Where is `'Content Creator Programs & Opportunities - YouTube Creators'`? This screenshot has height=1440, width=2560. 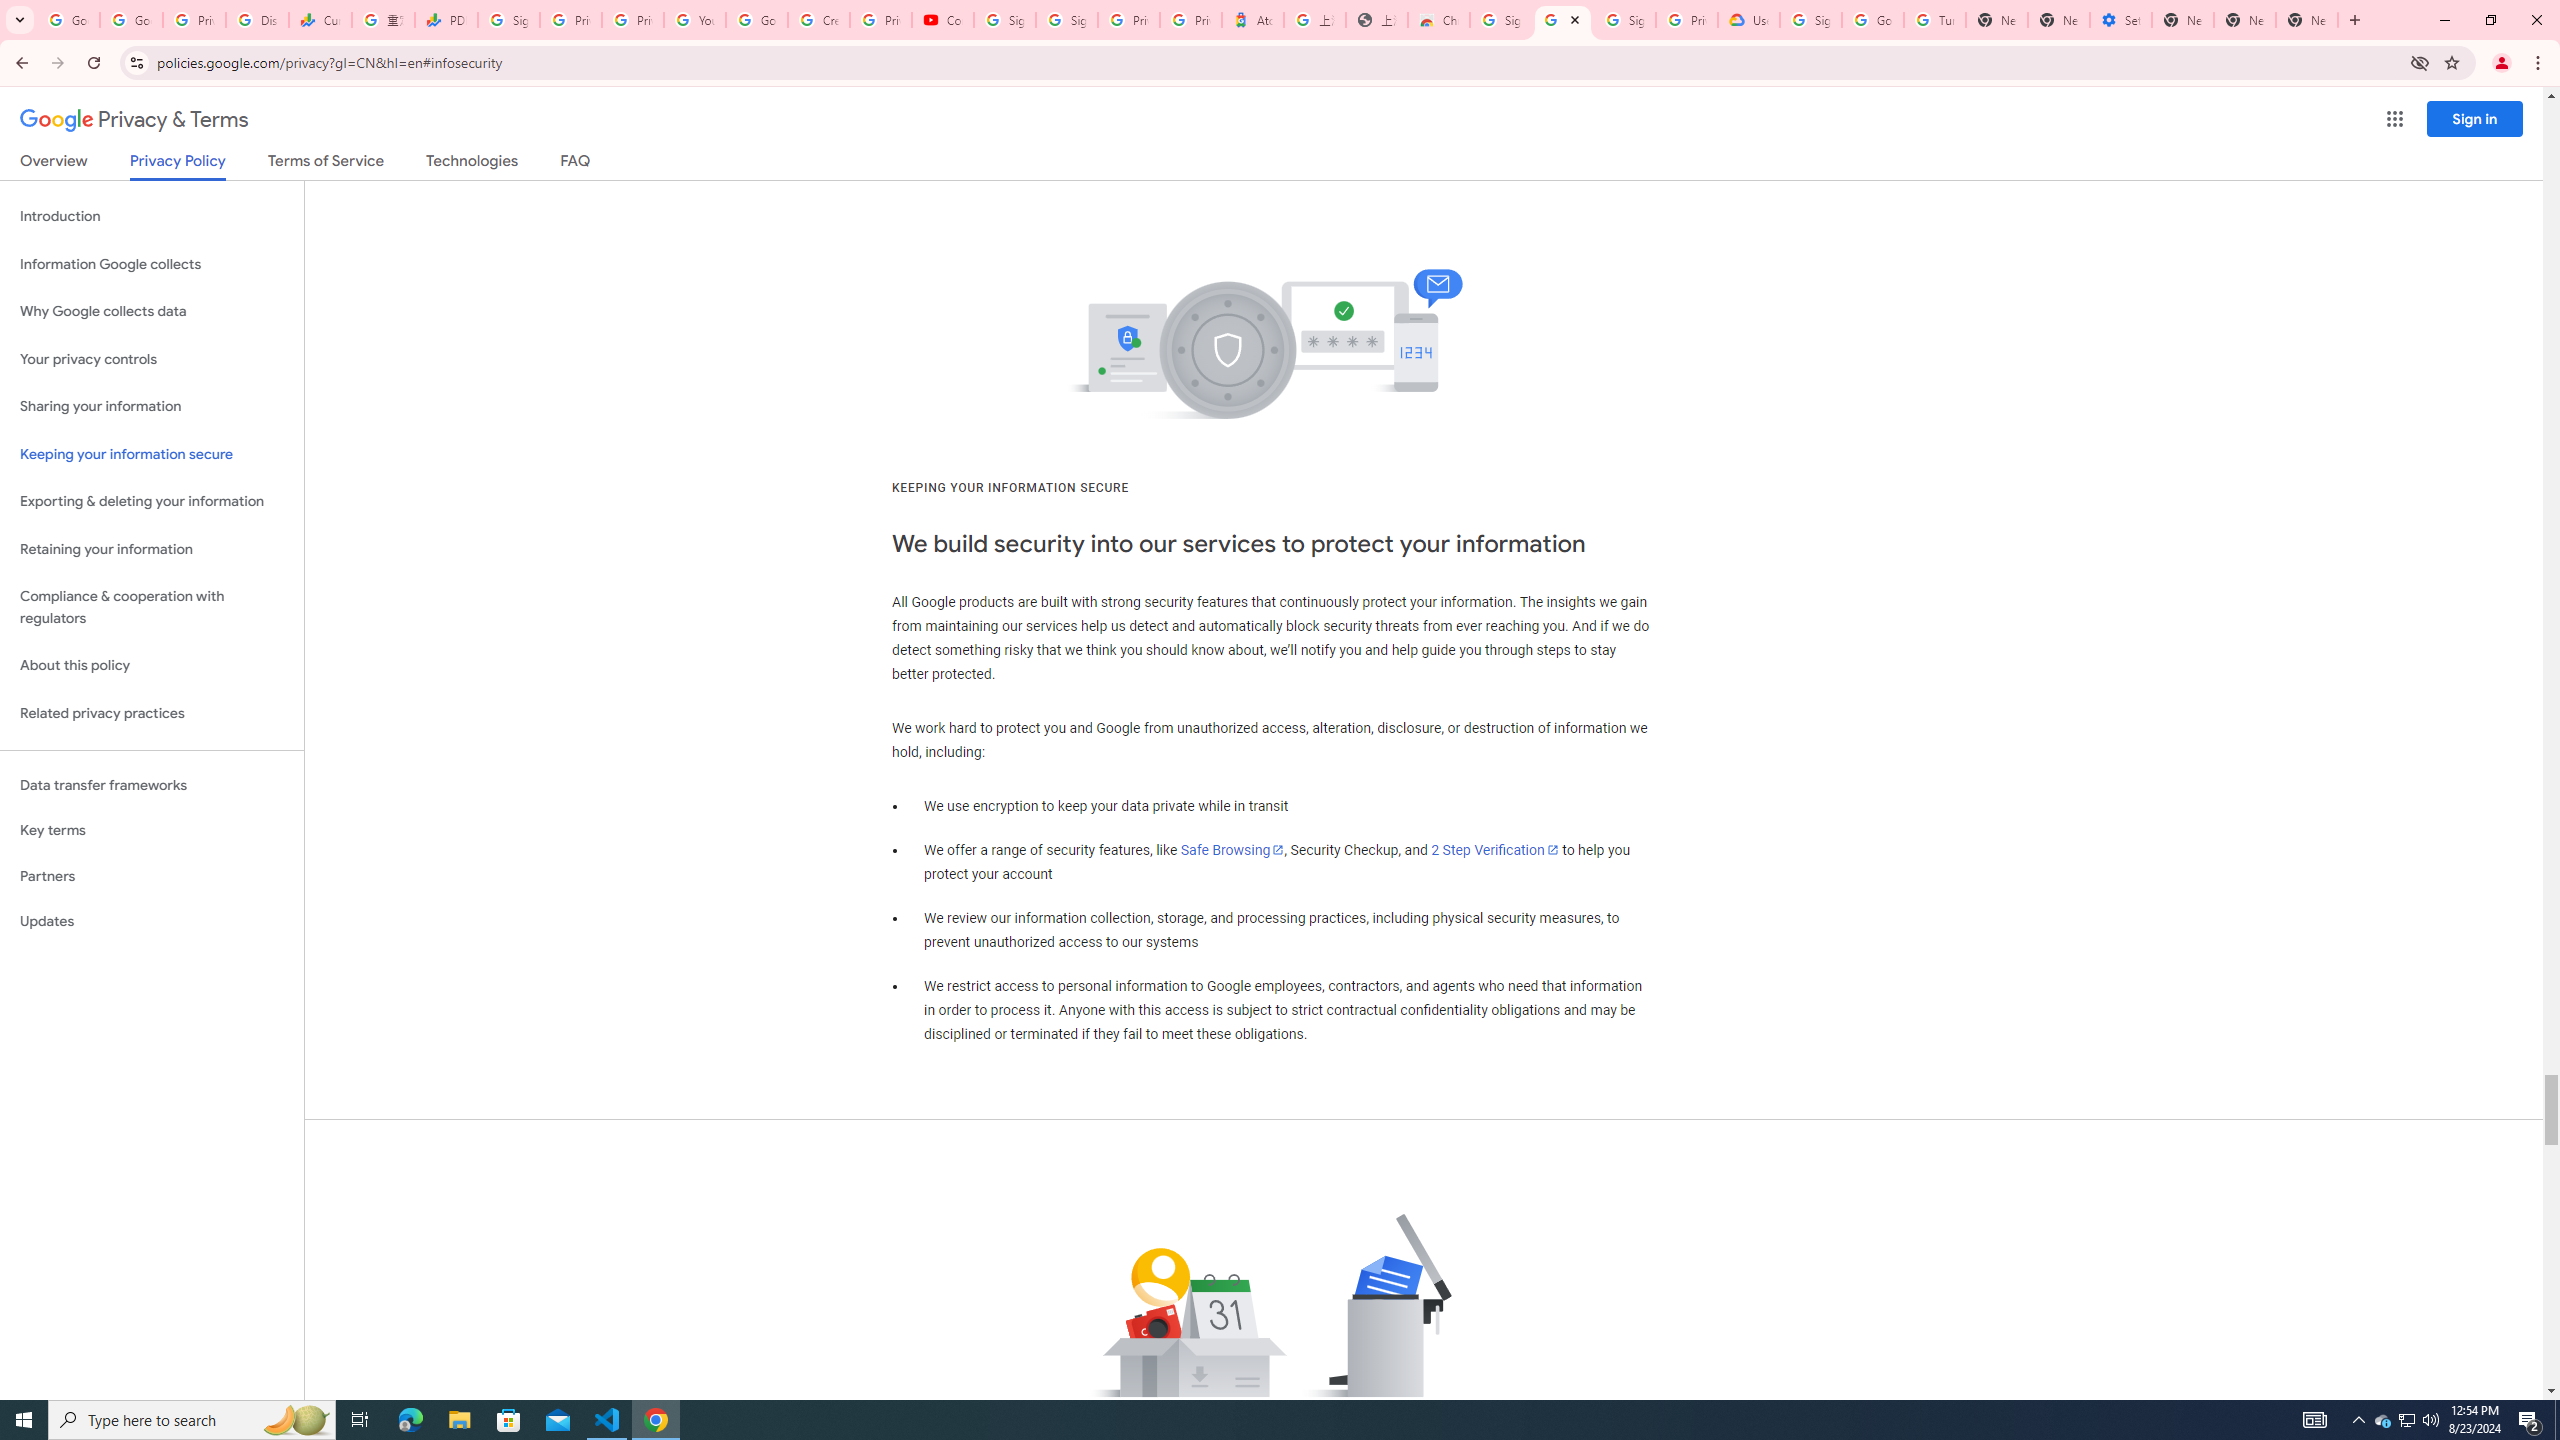 'Content Creator Programs & Opportunities - YouTube Creators' is located at coordinates (942, 19).